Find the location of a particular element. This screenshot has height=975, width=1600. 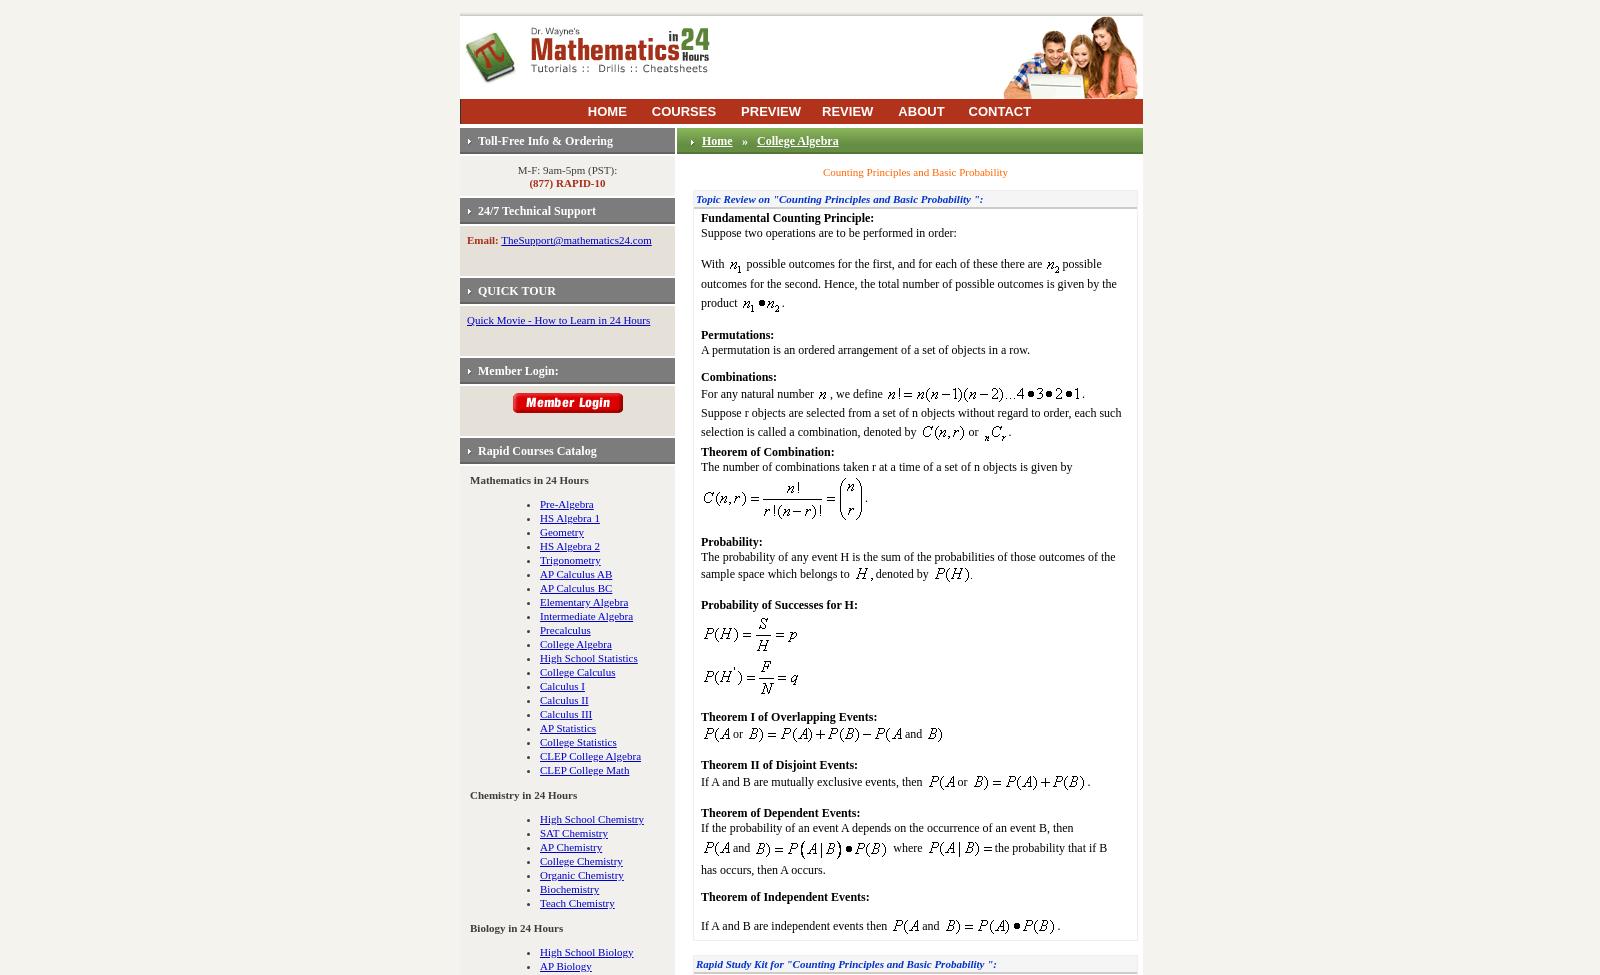

'Elementary Algebra' is located at coordinates (539, 601).